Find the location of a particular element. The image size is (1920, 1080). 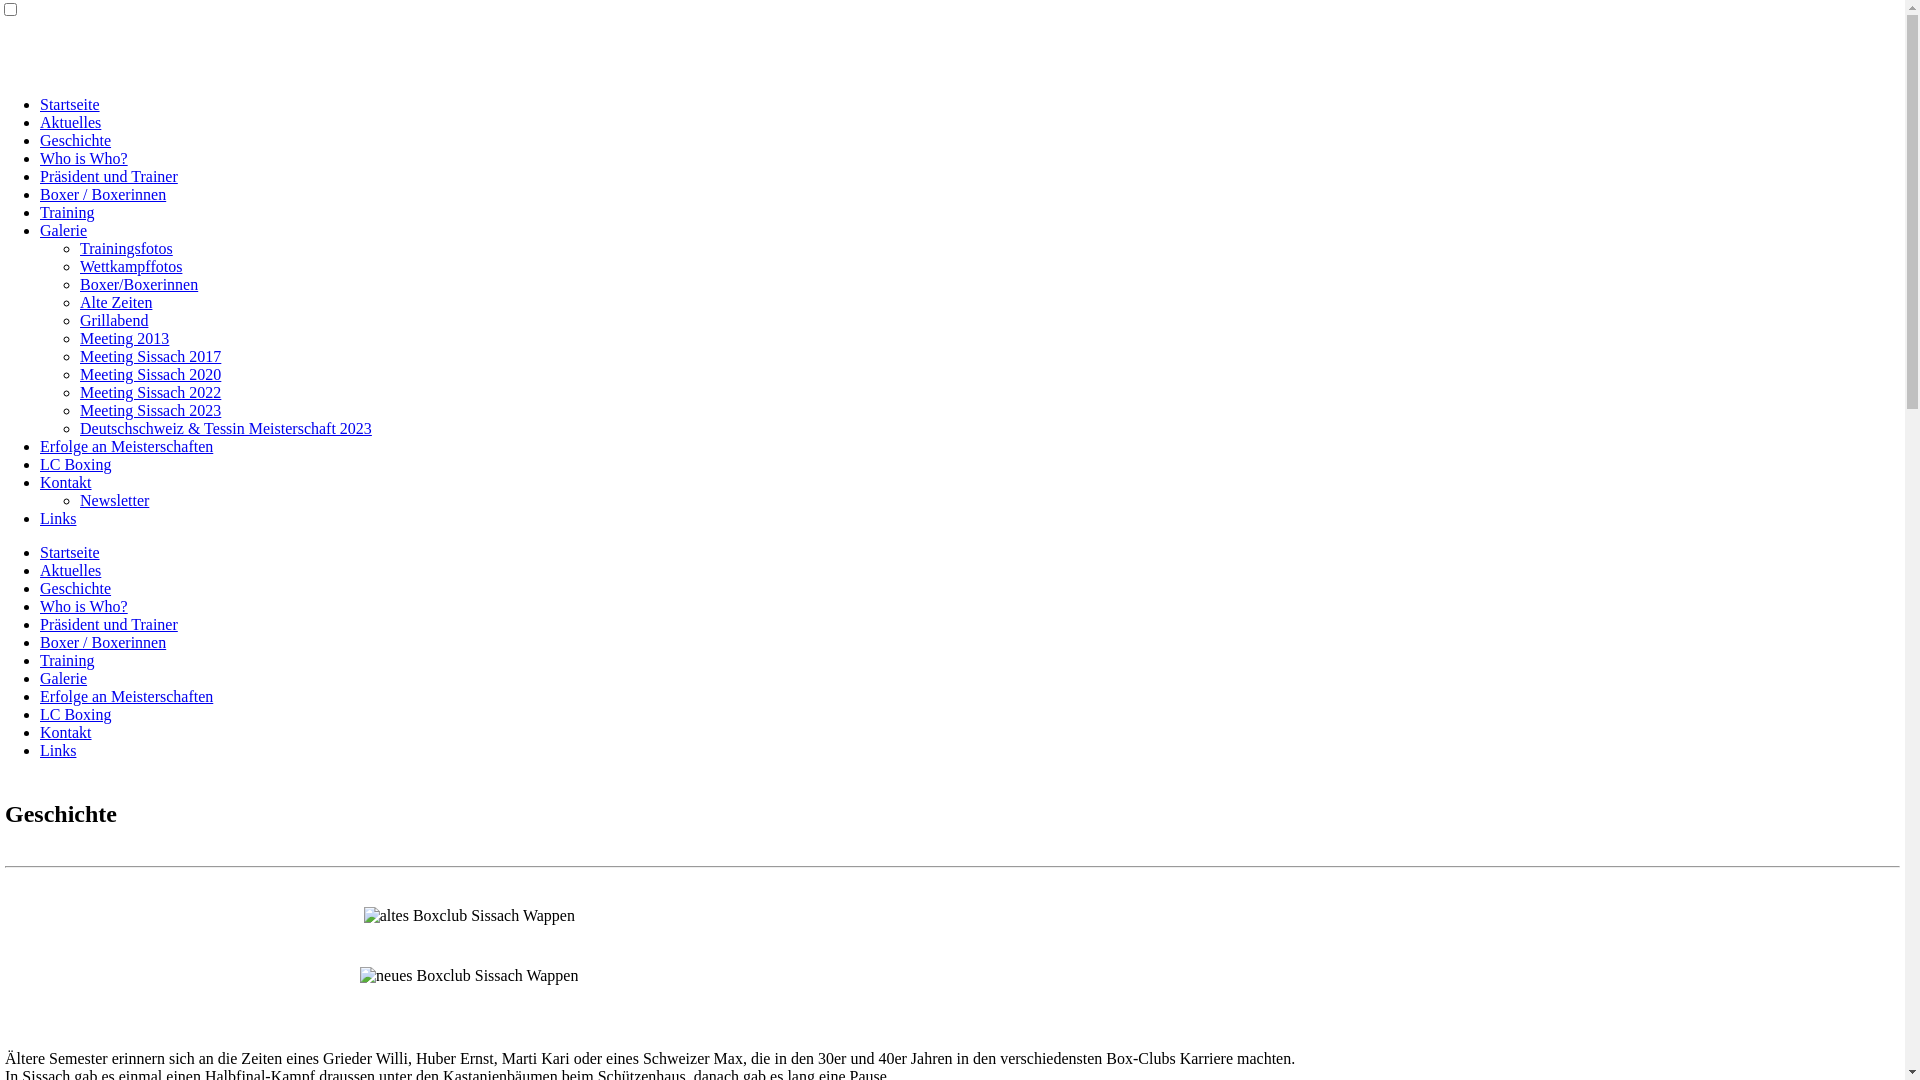

'Training' is located at coordinates (67, 660).